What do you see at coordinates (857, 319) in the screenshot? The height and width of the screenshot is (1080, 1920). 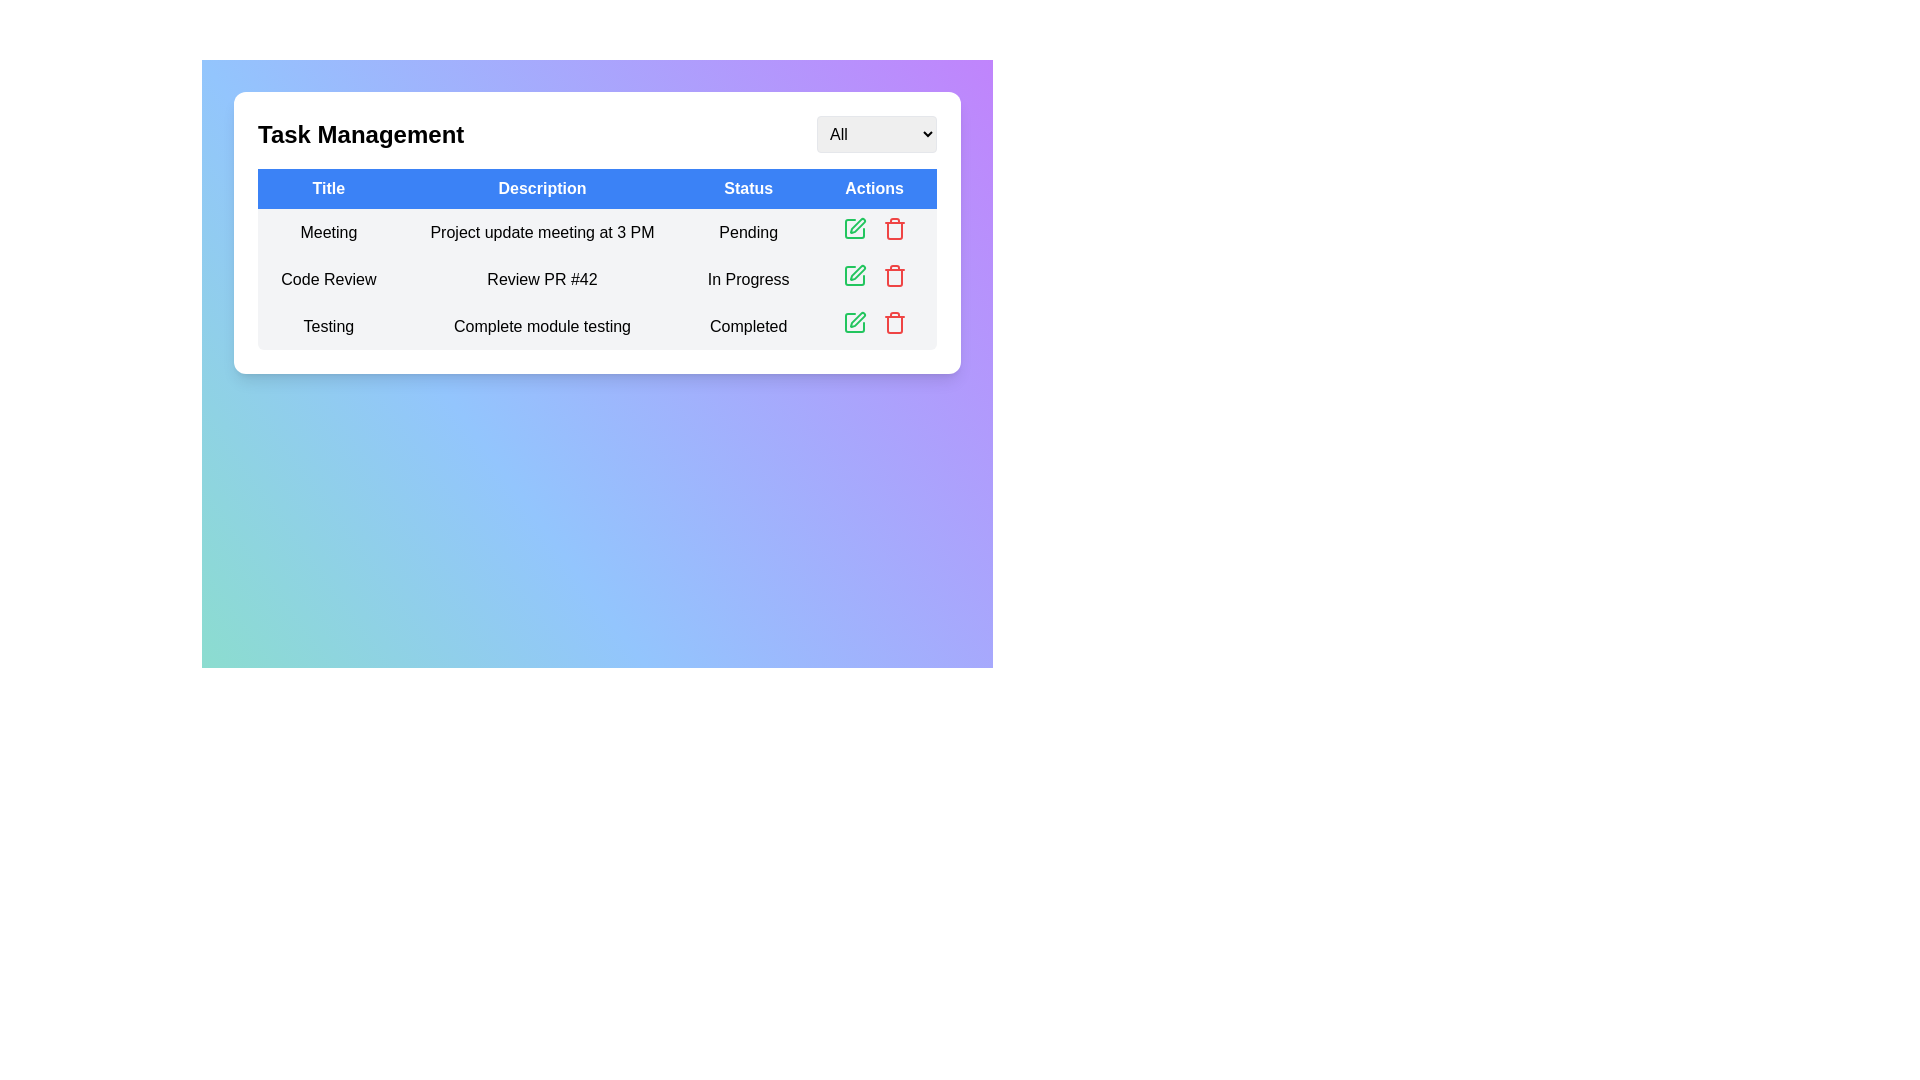 I see `the edit icon located in the 'Actions' column of the table, aligned with the 'Testing' row, to initiate the edit function` at bounding box center [857, 319].